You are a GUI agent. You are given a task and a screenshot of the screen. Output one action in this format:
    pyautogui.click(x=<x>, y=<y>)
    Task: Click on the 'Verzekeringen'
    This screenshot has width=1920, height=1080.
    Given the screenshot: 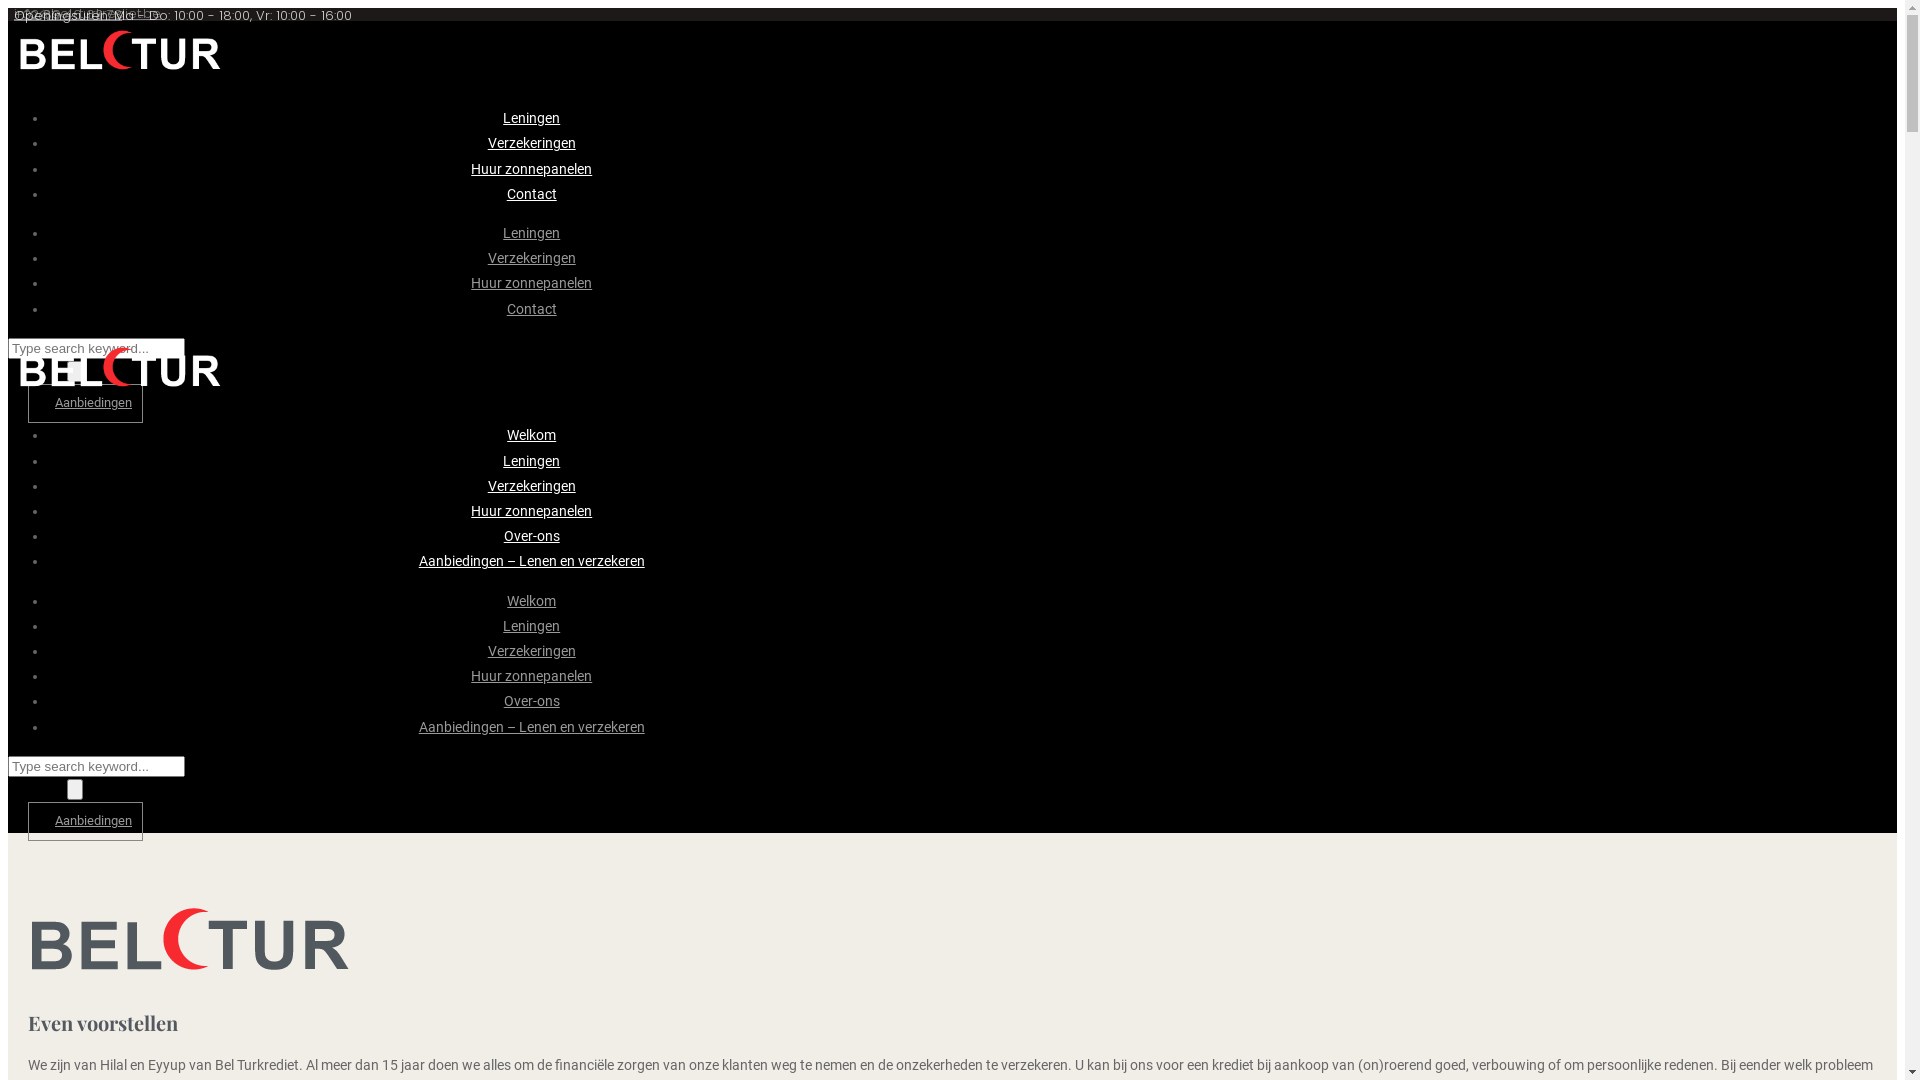 What is the action you would take?
    pyautogui.click(x=532, y=257)
    